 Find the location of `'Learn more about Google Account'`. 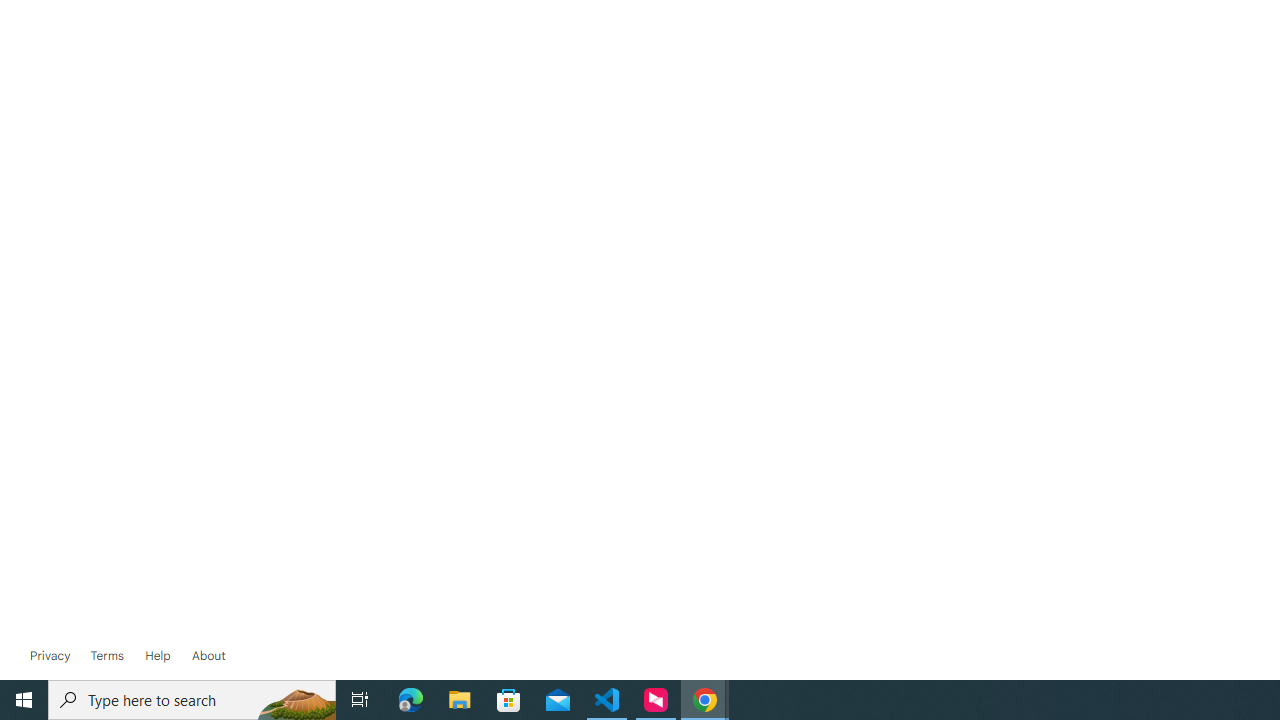

'Learn more about Google Account' is located at coordinates (208, 655).